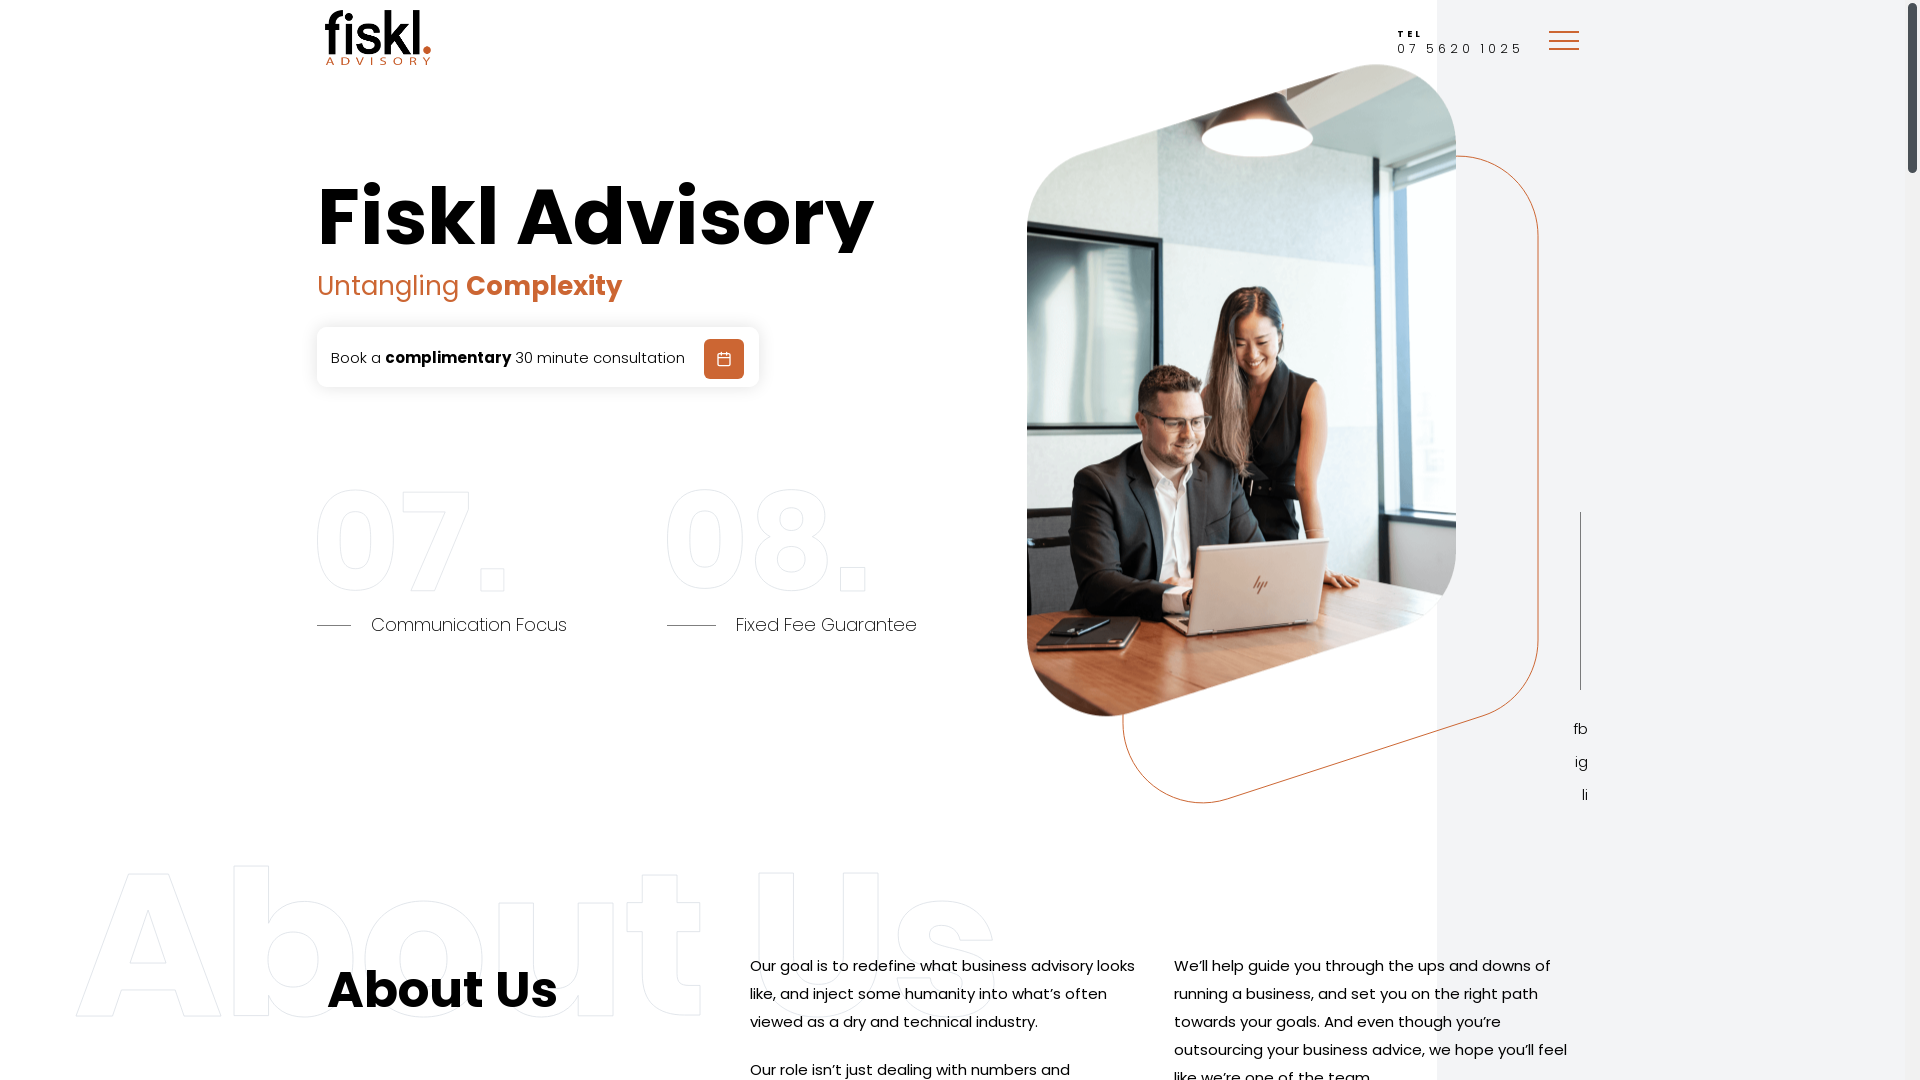 This screenshot has width=1920, height=1080. Describe the element at coordinates (537, 356) in the screenshot. I see `'Book a complimentary 30 minute consultation'` at that location.